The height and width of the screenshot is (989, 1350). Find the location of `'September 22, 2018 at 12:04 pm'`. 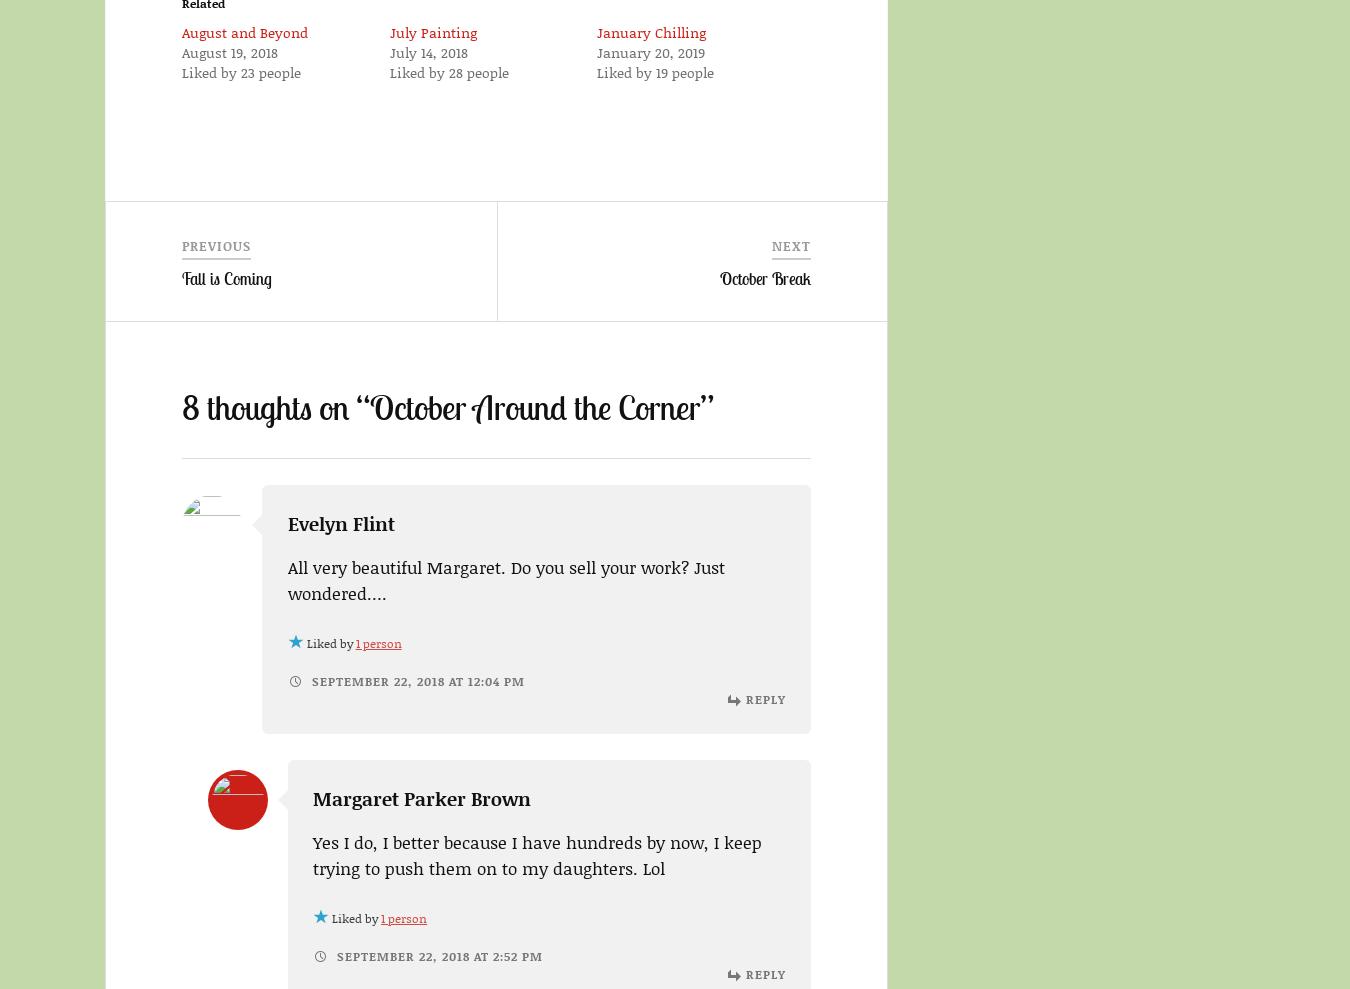

'September 22, 2018 at 12:04 pm' is located at coordinates (415, 680).